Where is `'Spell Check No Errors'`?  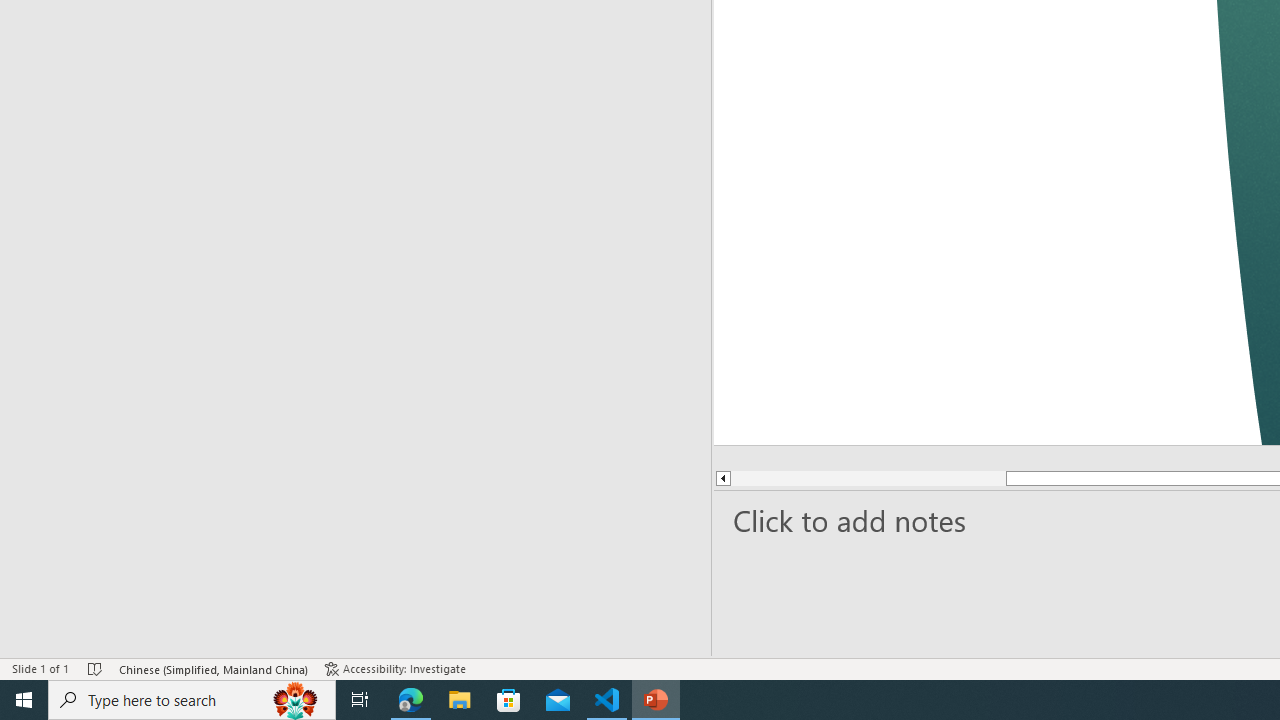
'Spell Check No Errors' is located at coordinates (95, 669).